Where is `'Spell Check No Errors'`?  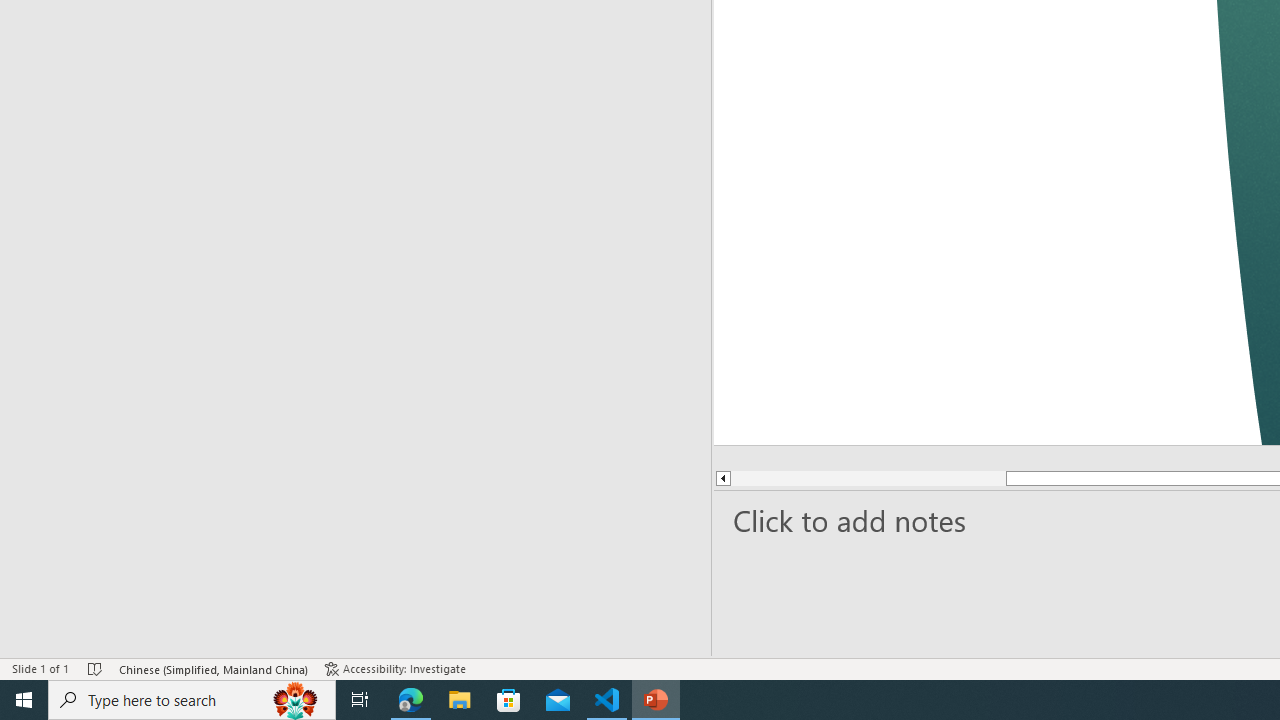
'Spell Check No Errors' is located at coordinates (95, 669).